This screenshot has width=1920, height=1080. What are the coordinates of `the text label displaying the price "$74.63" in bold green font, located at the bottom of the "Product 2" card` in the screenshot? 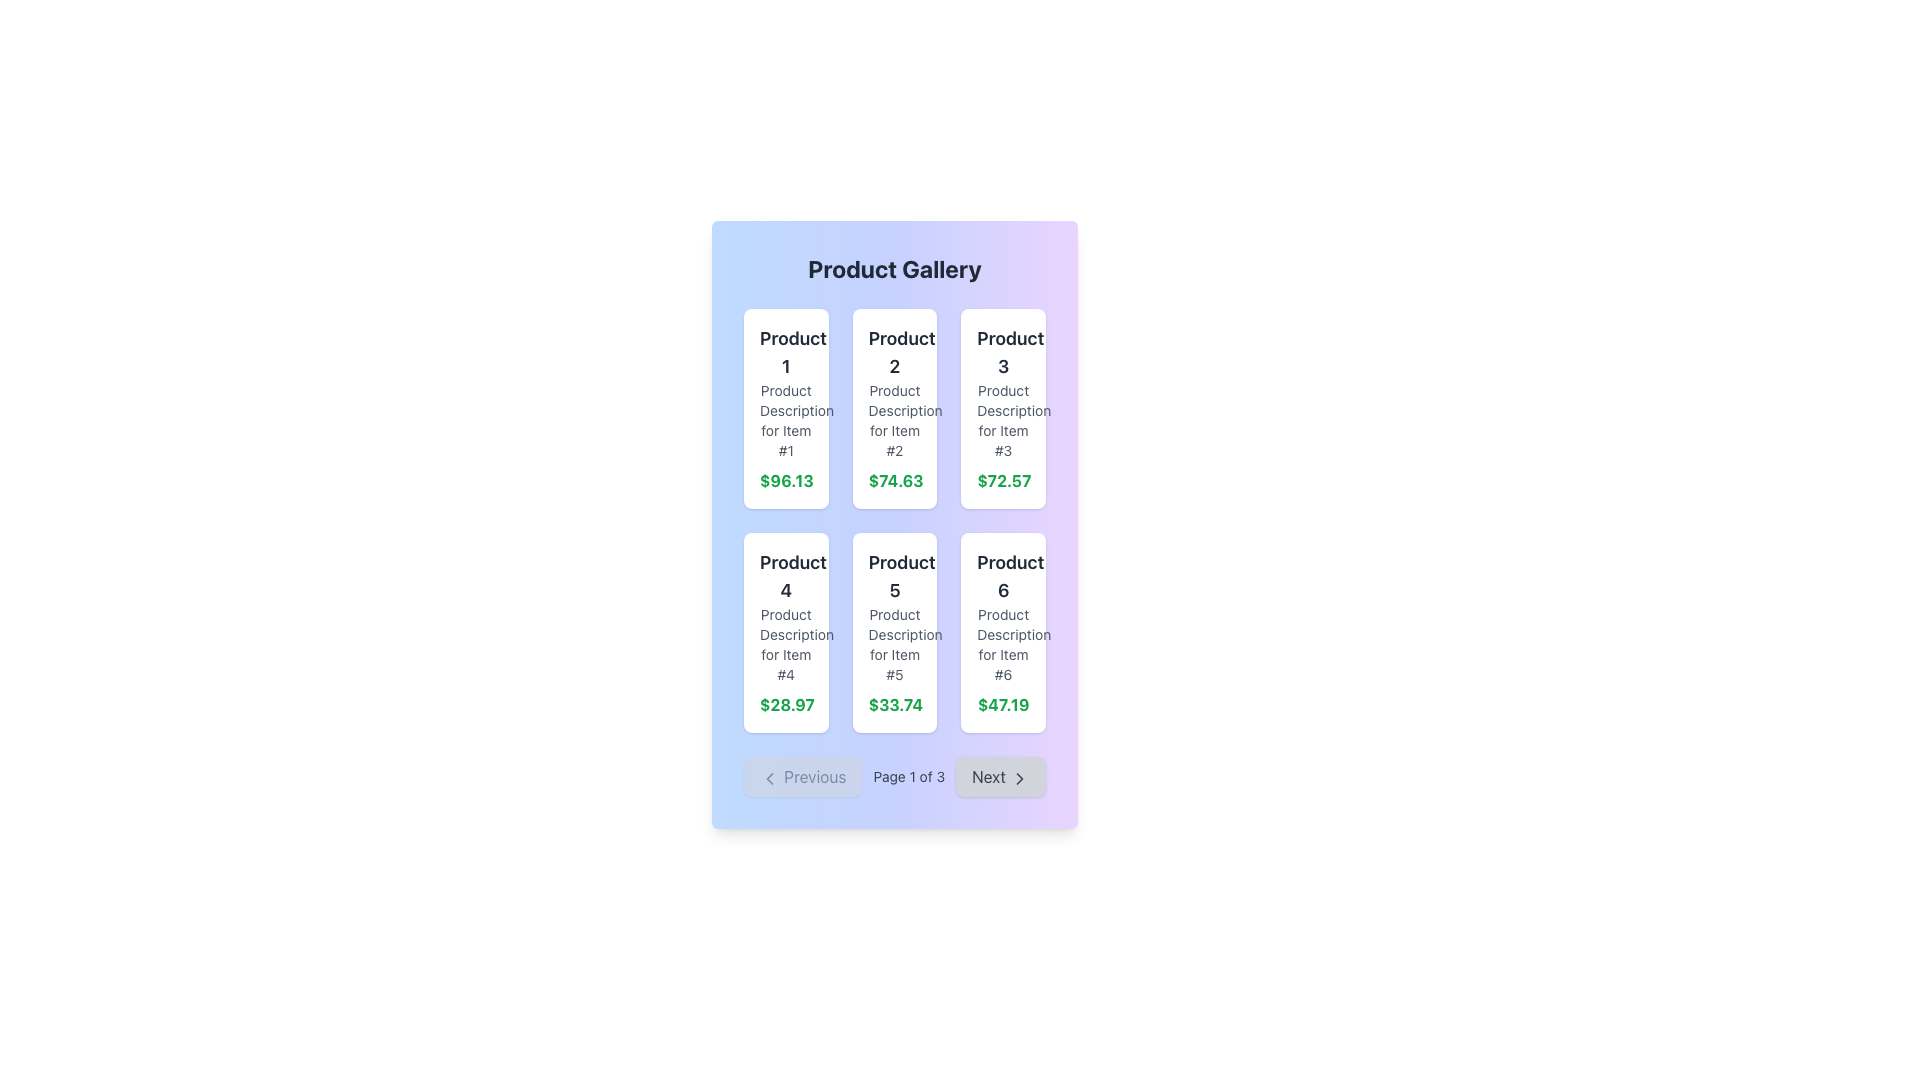 It's located at (893, 481).